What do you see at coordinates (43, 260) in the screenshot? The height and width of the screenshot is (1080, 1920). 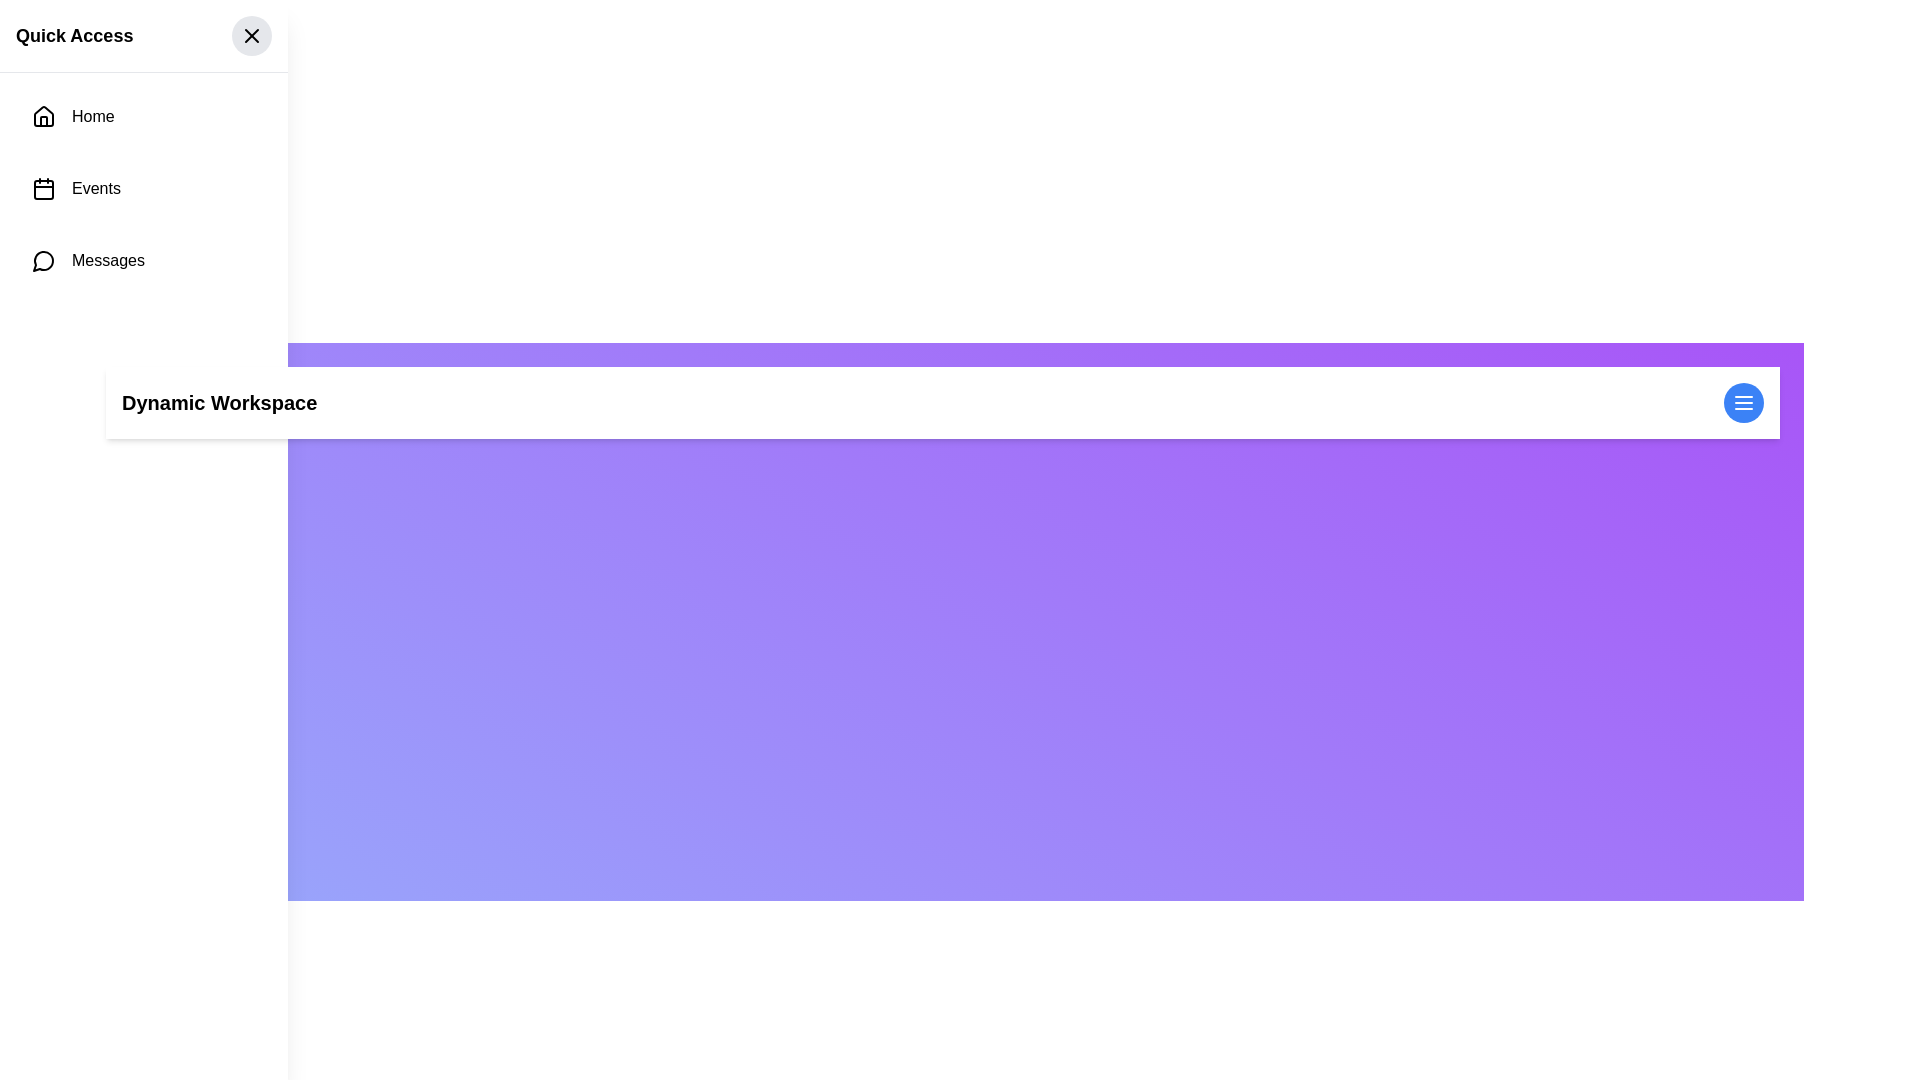 I see `the 'Messages' icon located in the left sidebar navigation menu` at bounding box center [43, 260].